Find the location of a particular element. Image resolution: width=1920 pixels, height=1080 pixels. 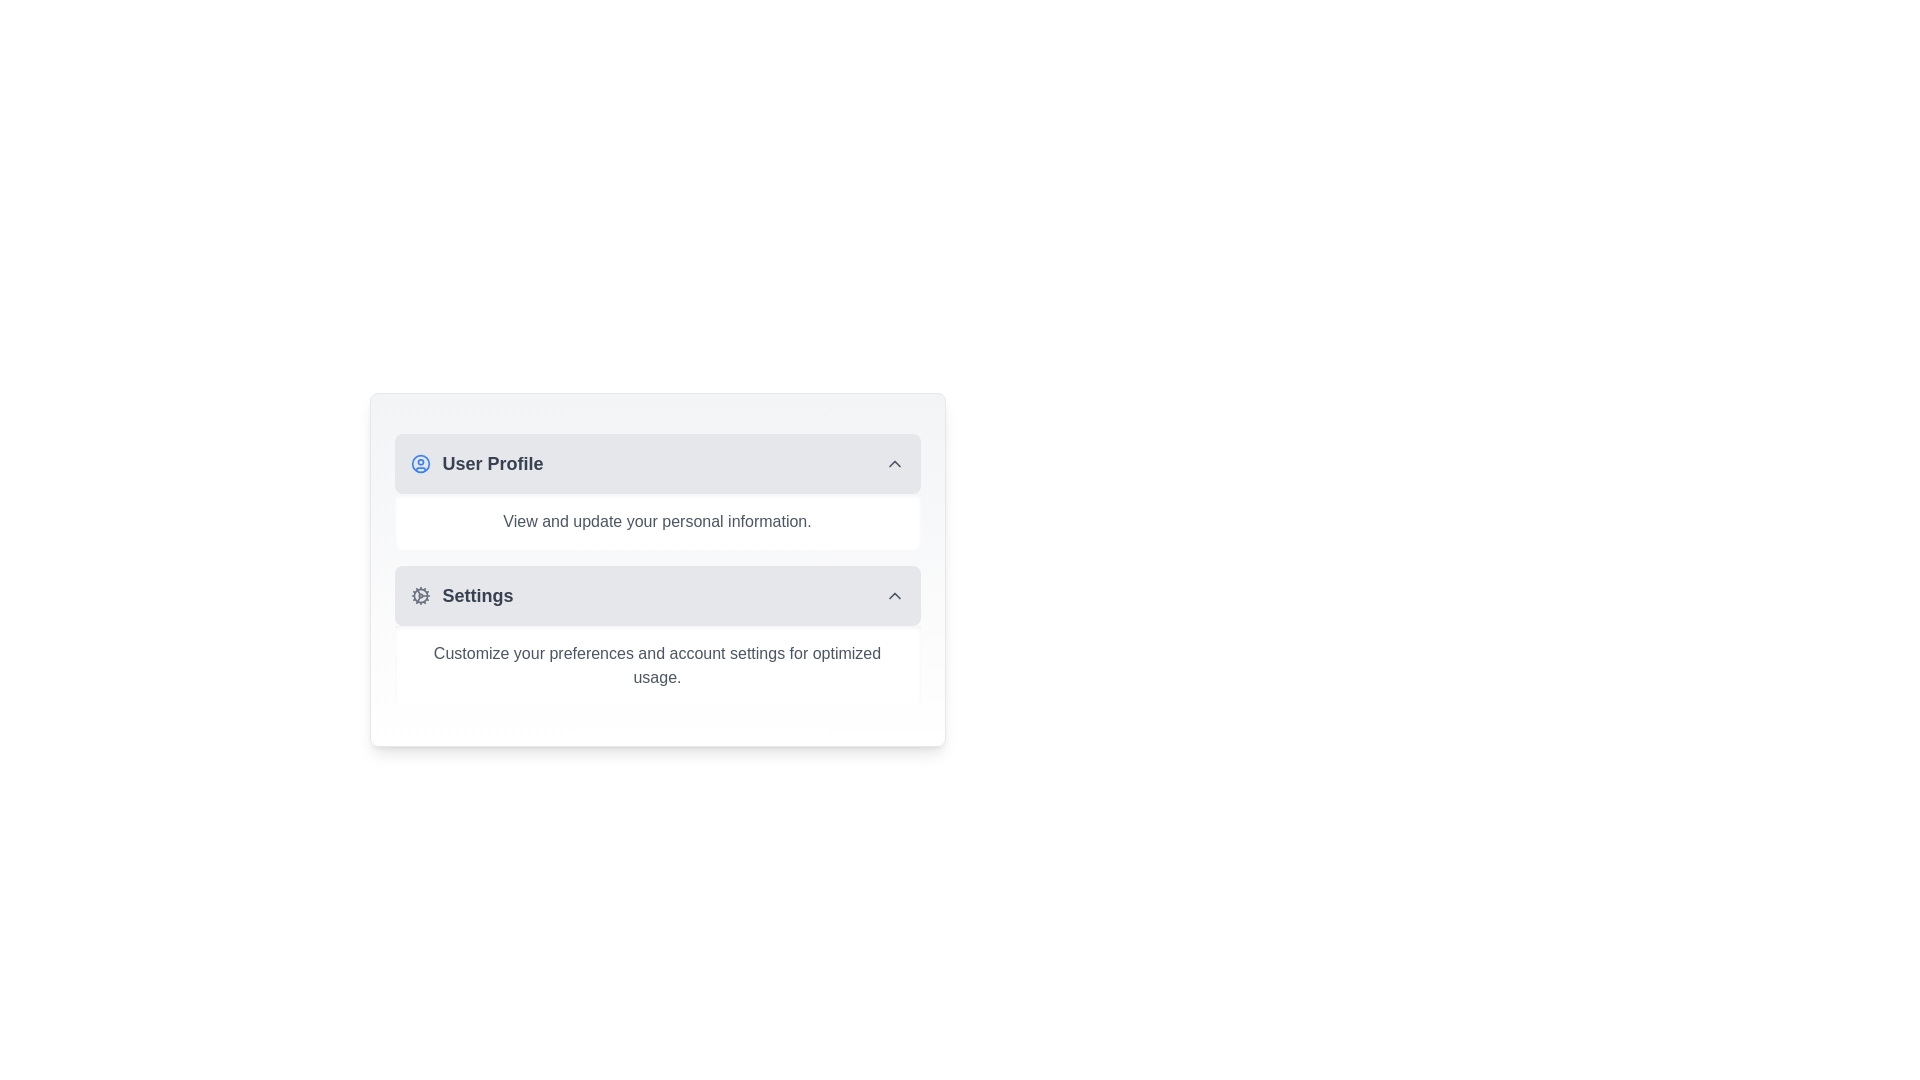

the circular icon with a blue outline located in the 'User Profile' section, positioned on the left side next to the text label is located at coordinates (419, 463).